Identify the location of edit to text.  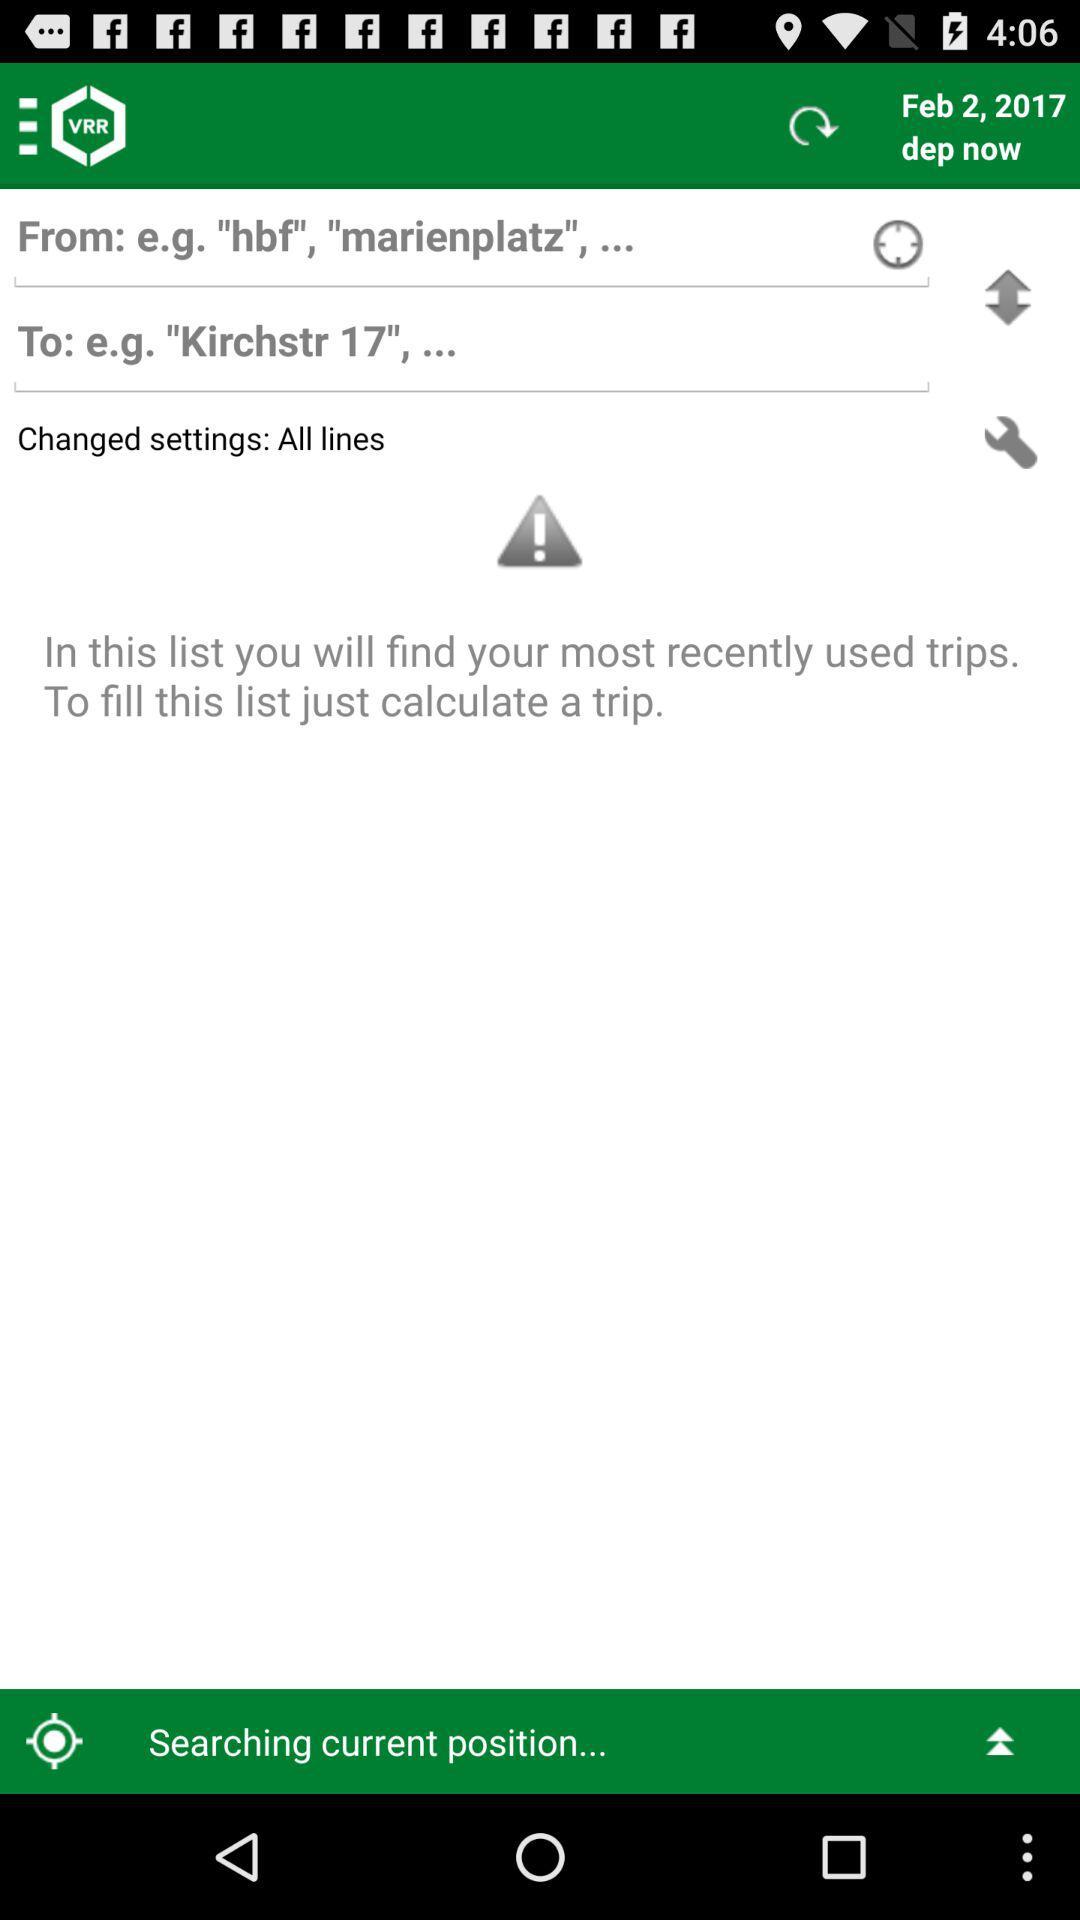
(471, 350).